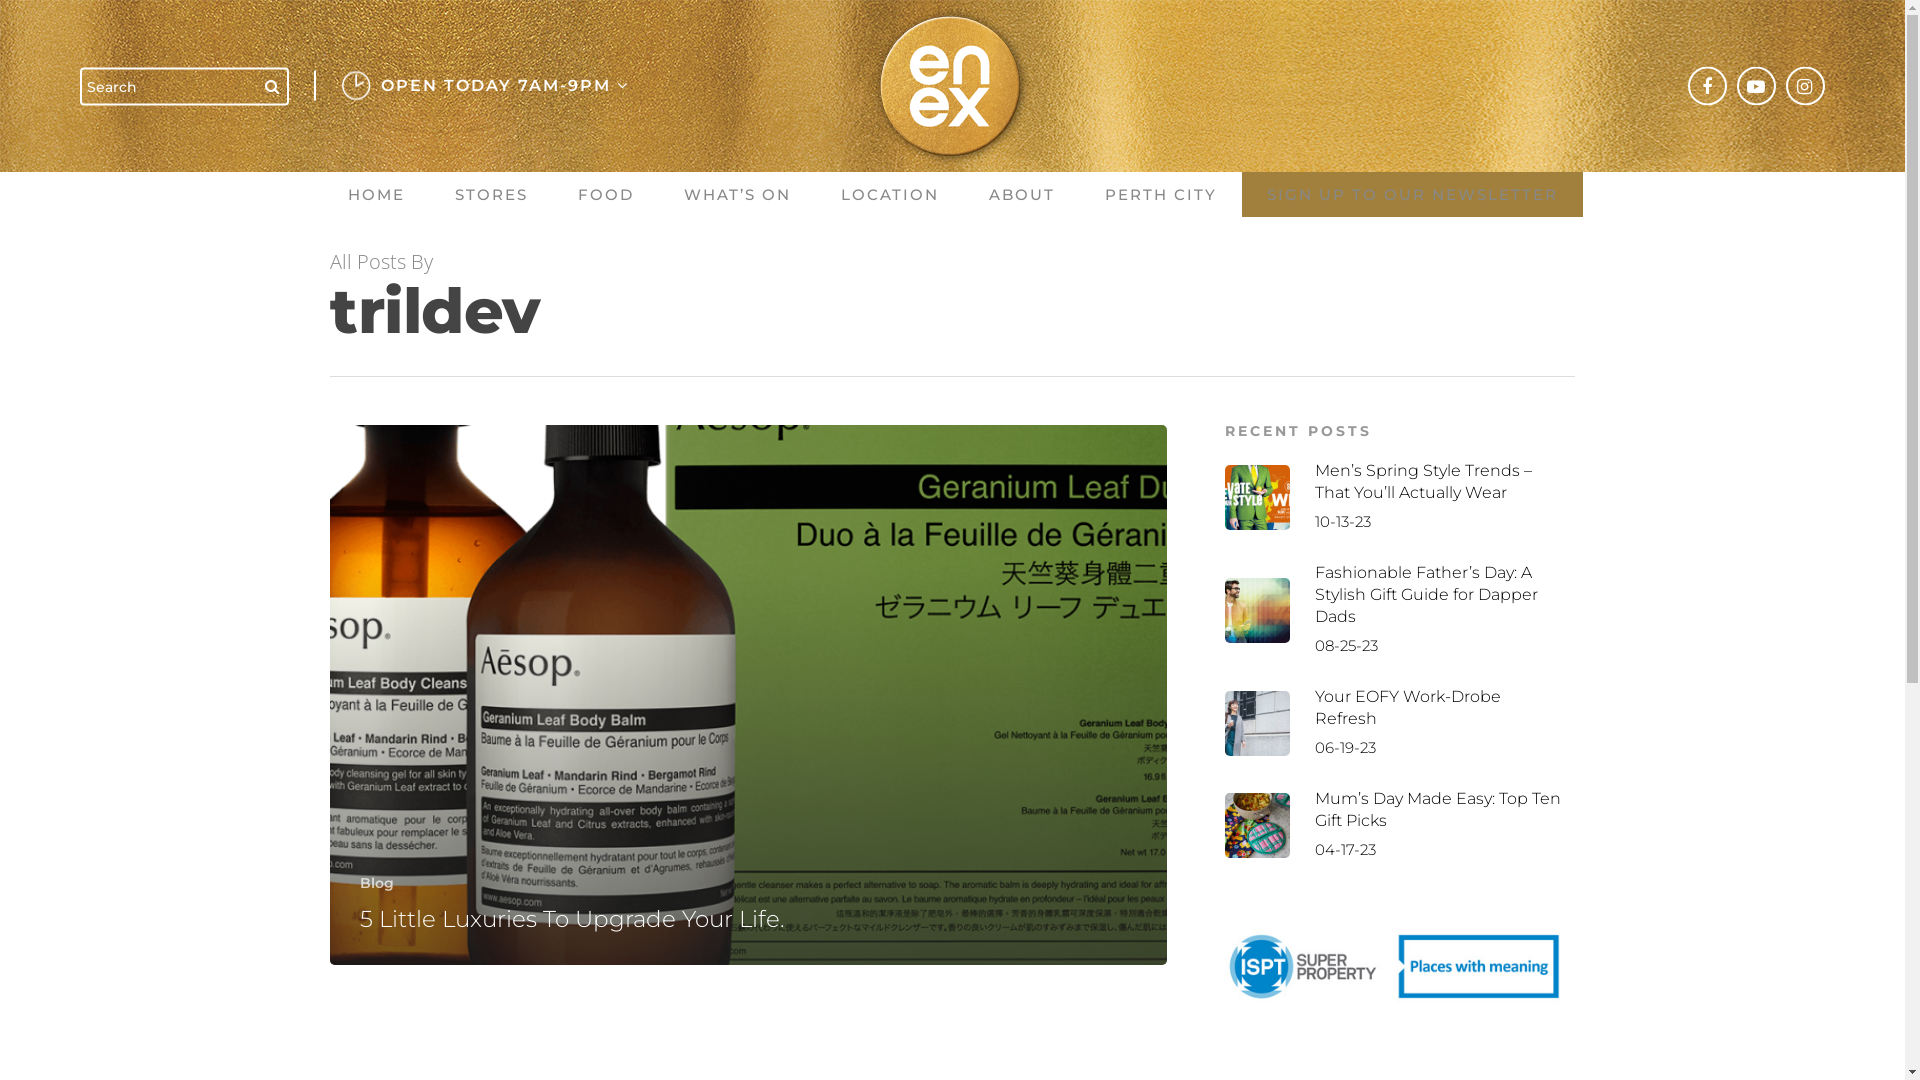  Describe the element at coordinates (491, 194) in the screenshot. I see `'STORES'` at that location.